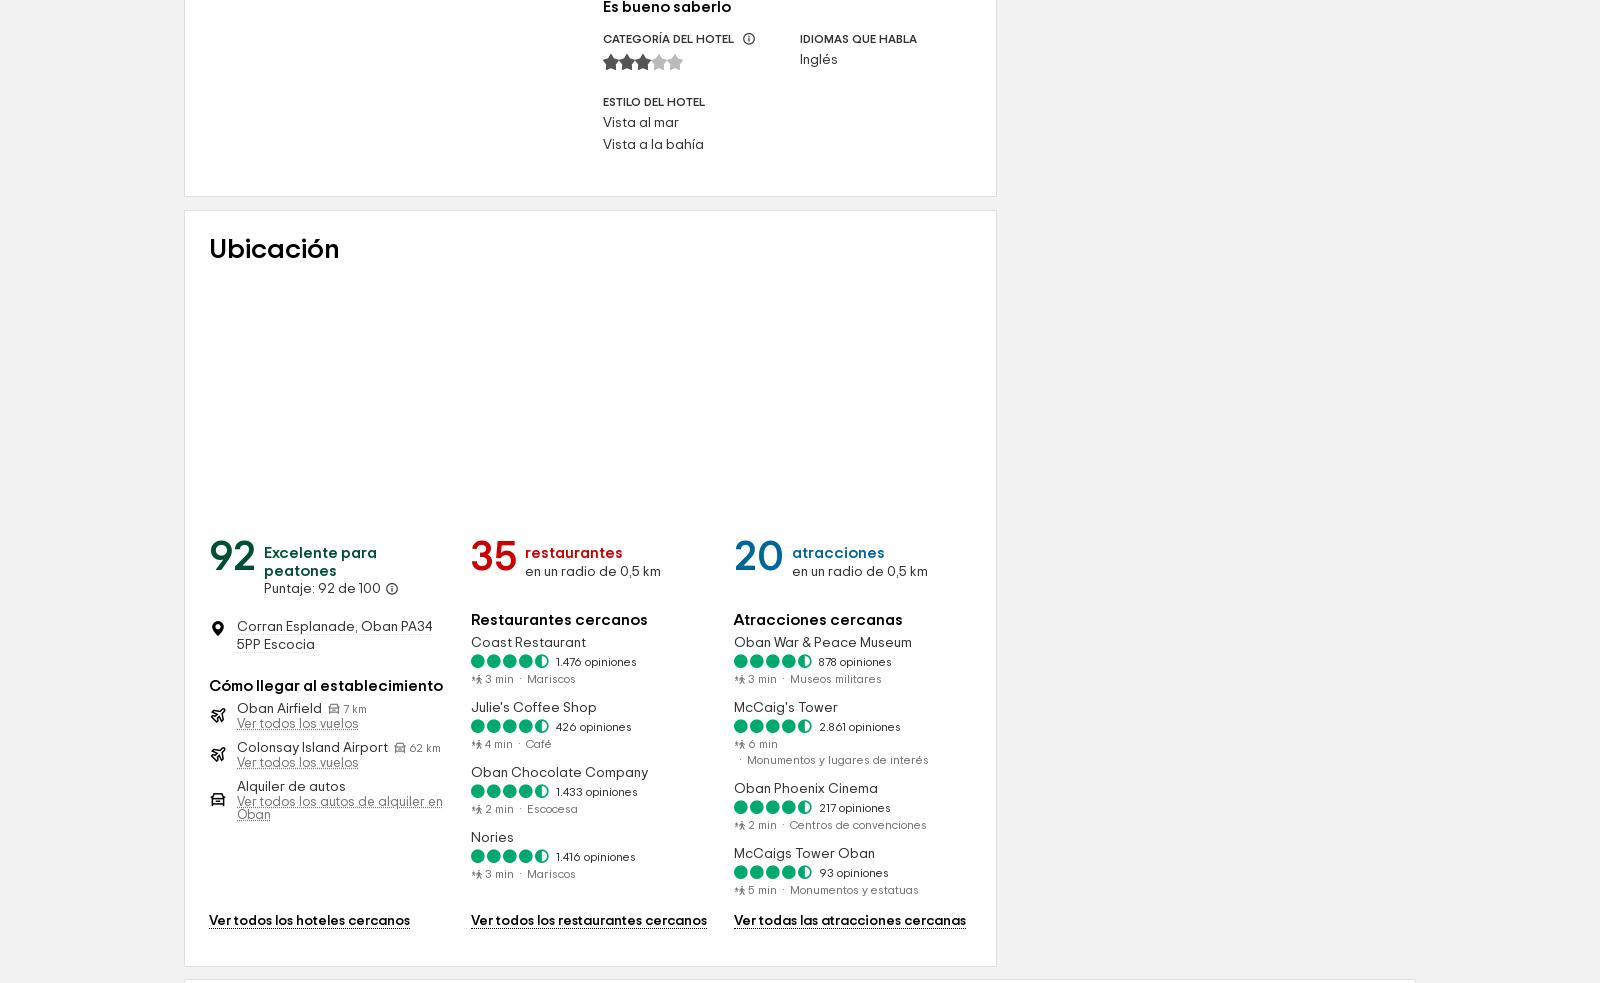 Image resolution: width=1600 pixels, height=983 pixels. I want to click on '62', so click(407, 919).